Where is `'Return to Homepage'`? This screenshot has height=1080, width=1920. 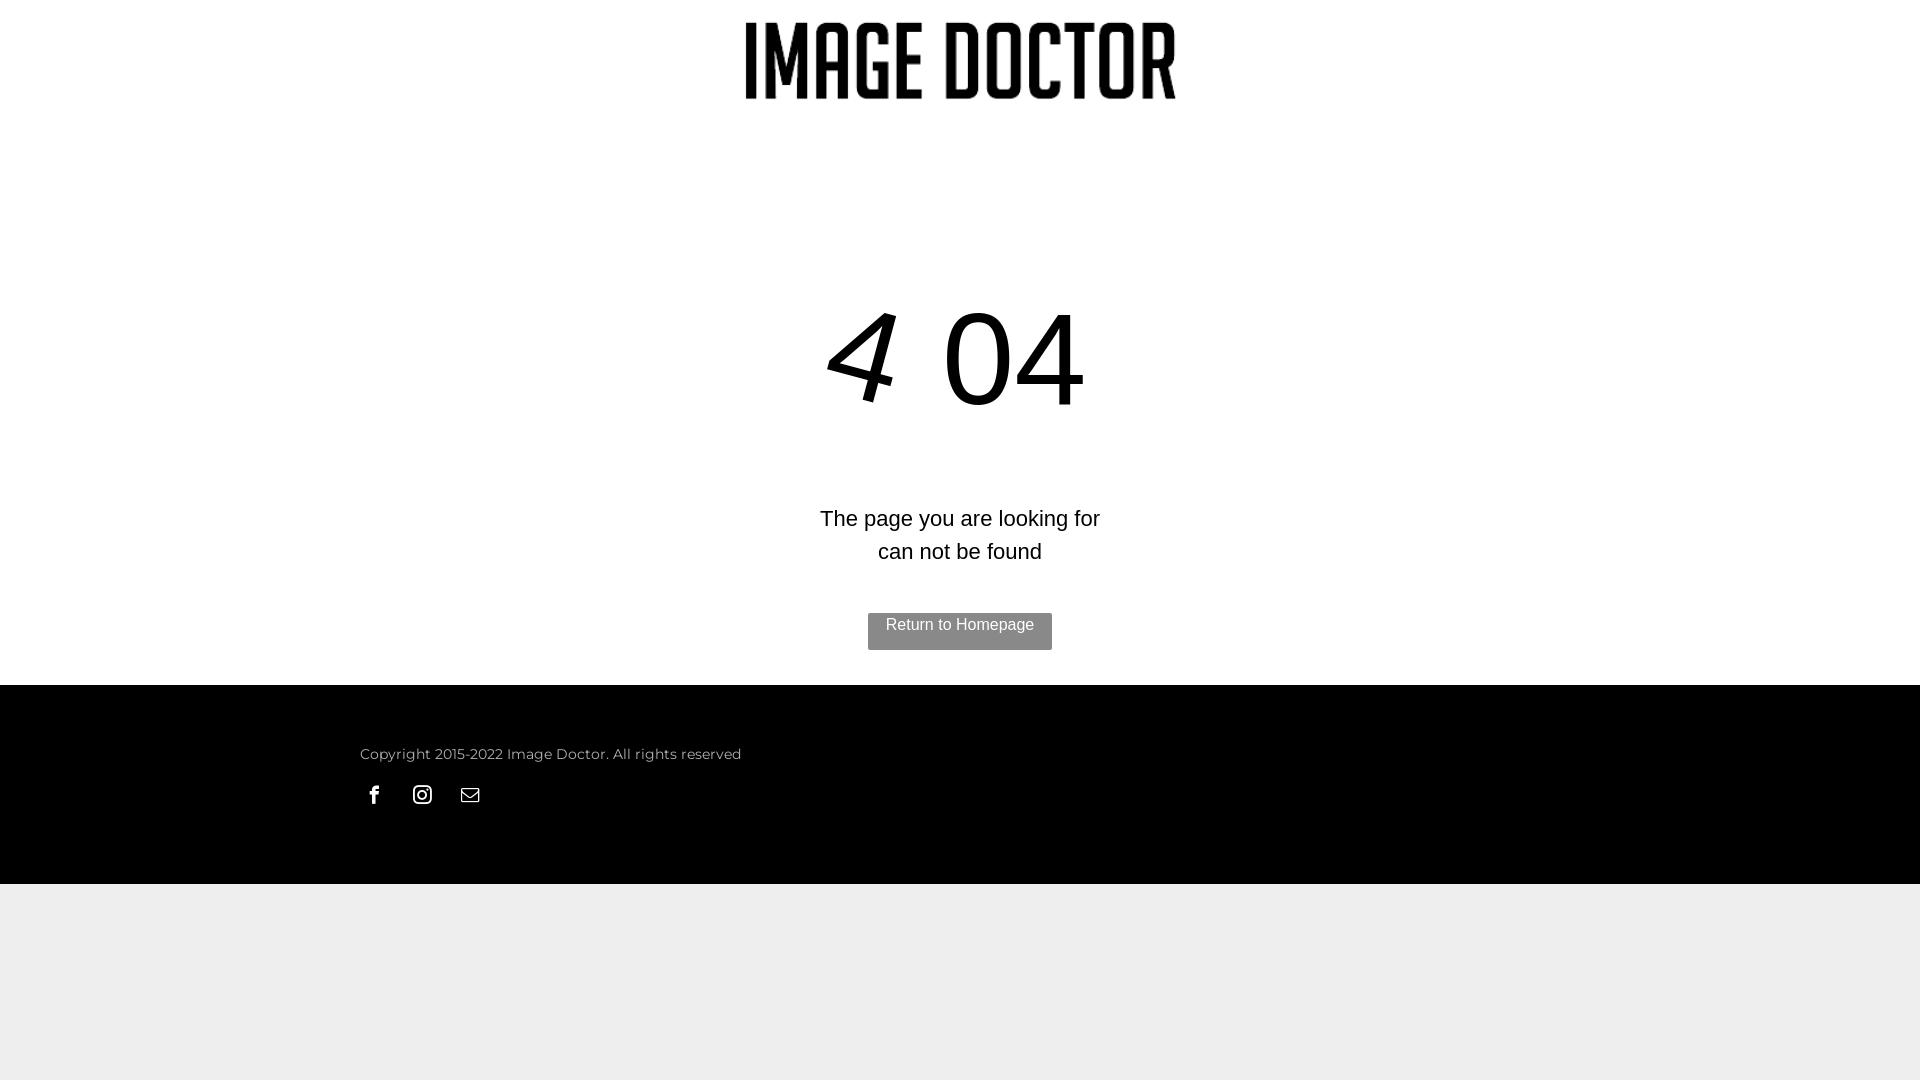 'Return to Homepage' is located at coordinates (960, 631).